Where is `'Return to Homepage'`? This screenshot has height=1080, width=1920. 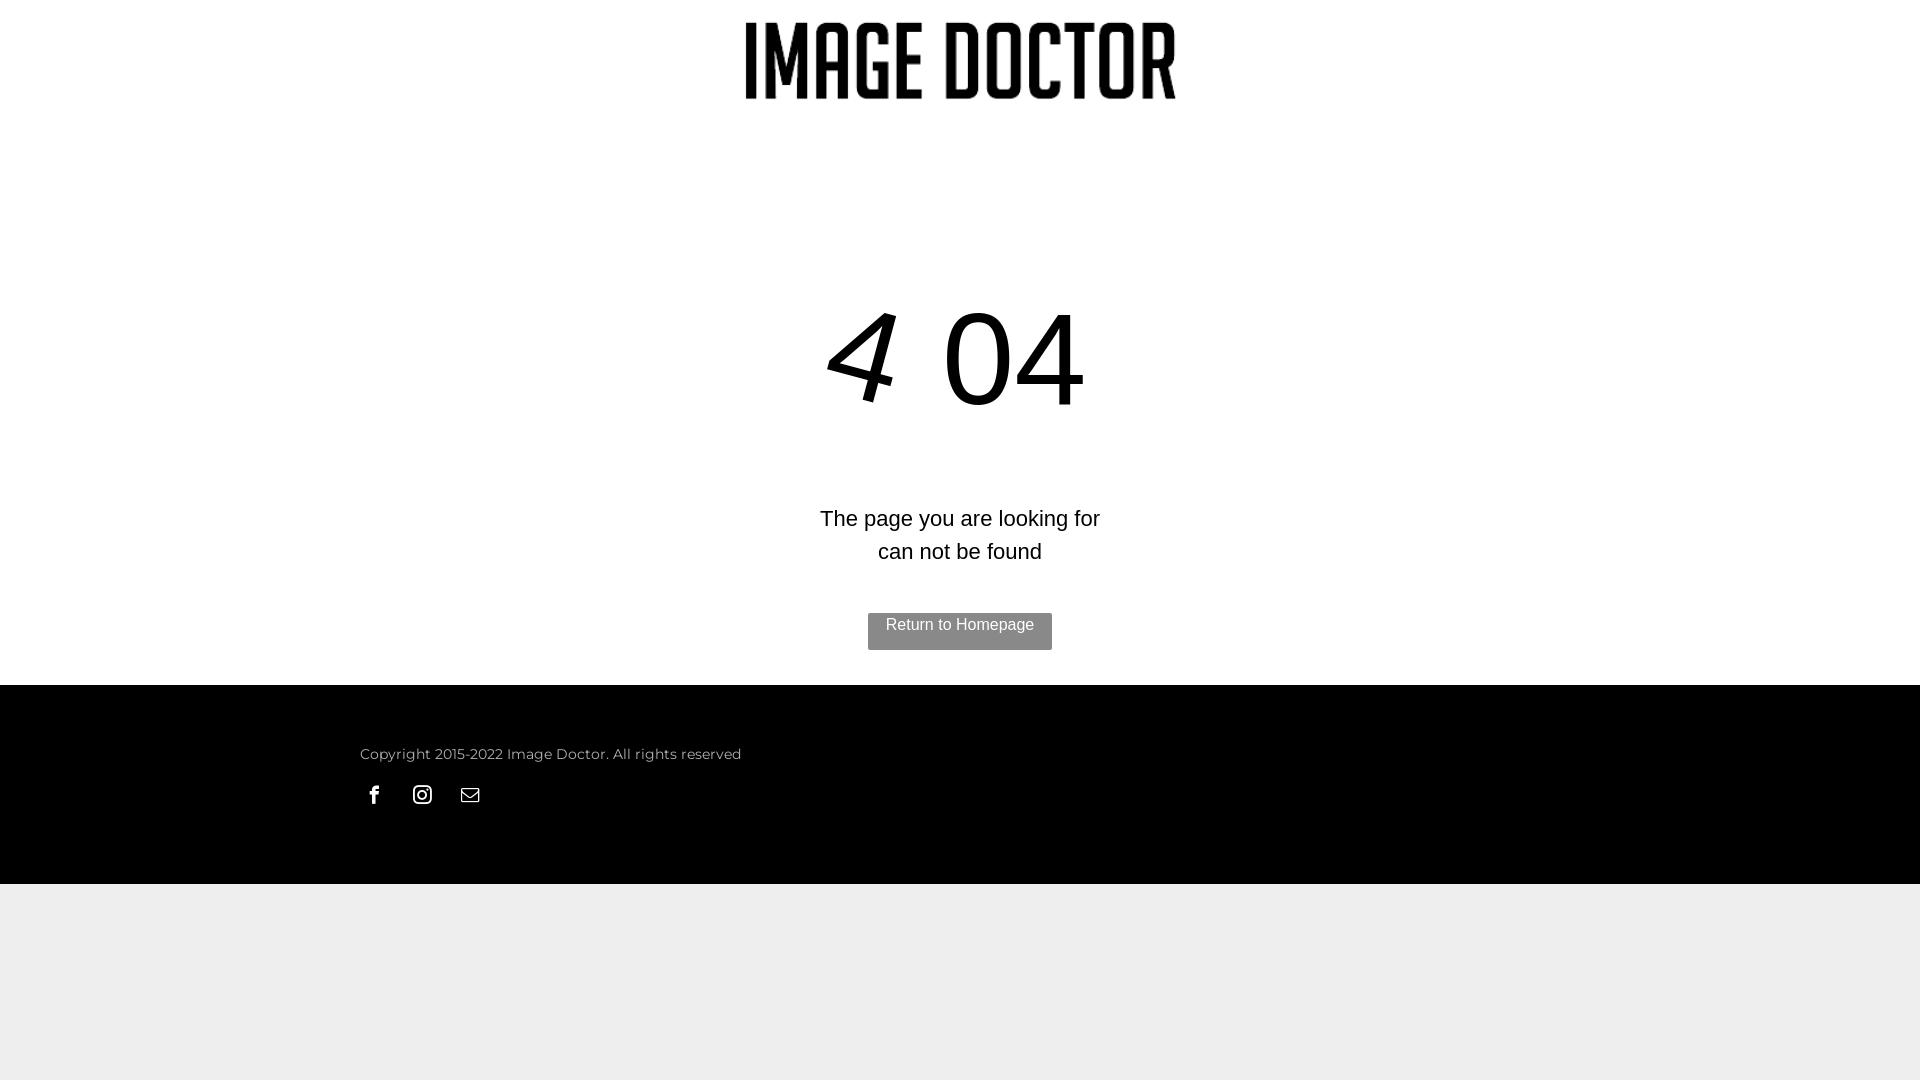 'Return to Homepage' is located at coordinates (960, 631).